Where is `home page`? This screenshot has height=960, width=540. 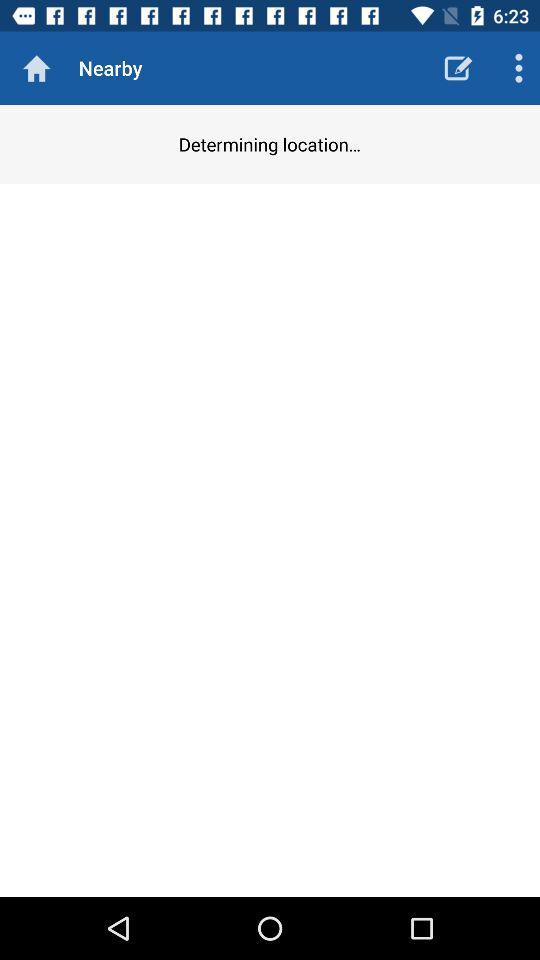 home page is located at coordinates (36, 68).